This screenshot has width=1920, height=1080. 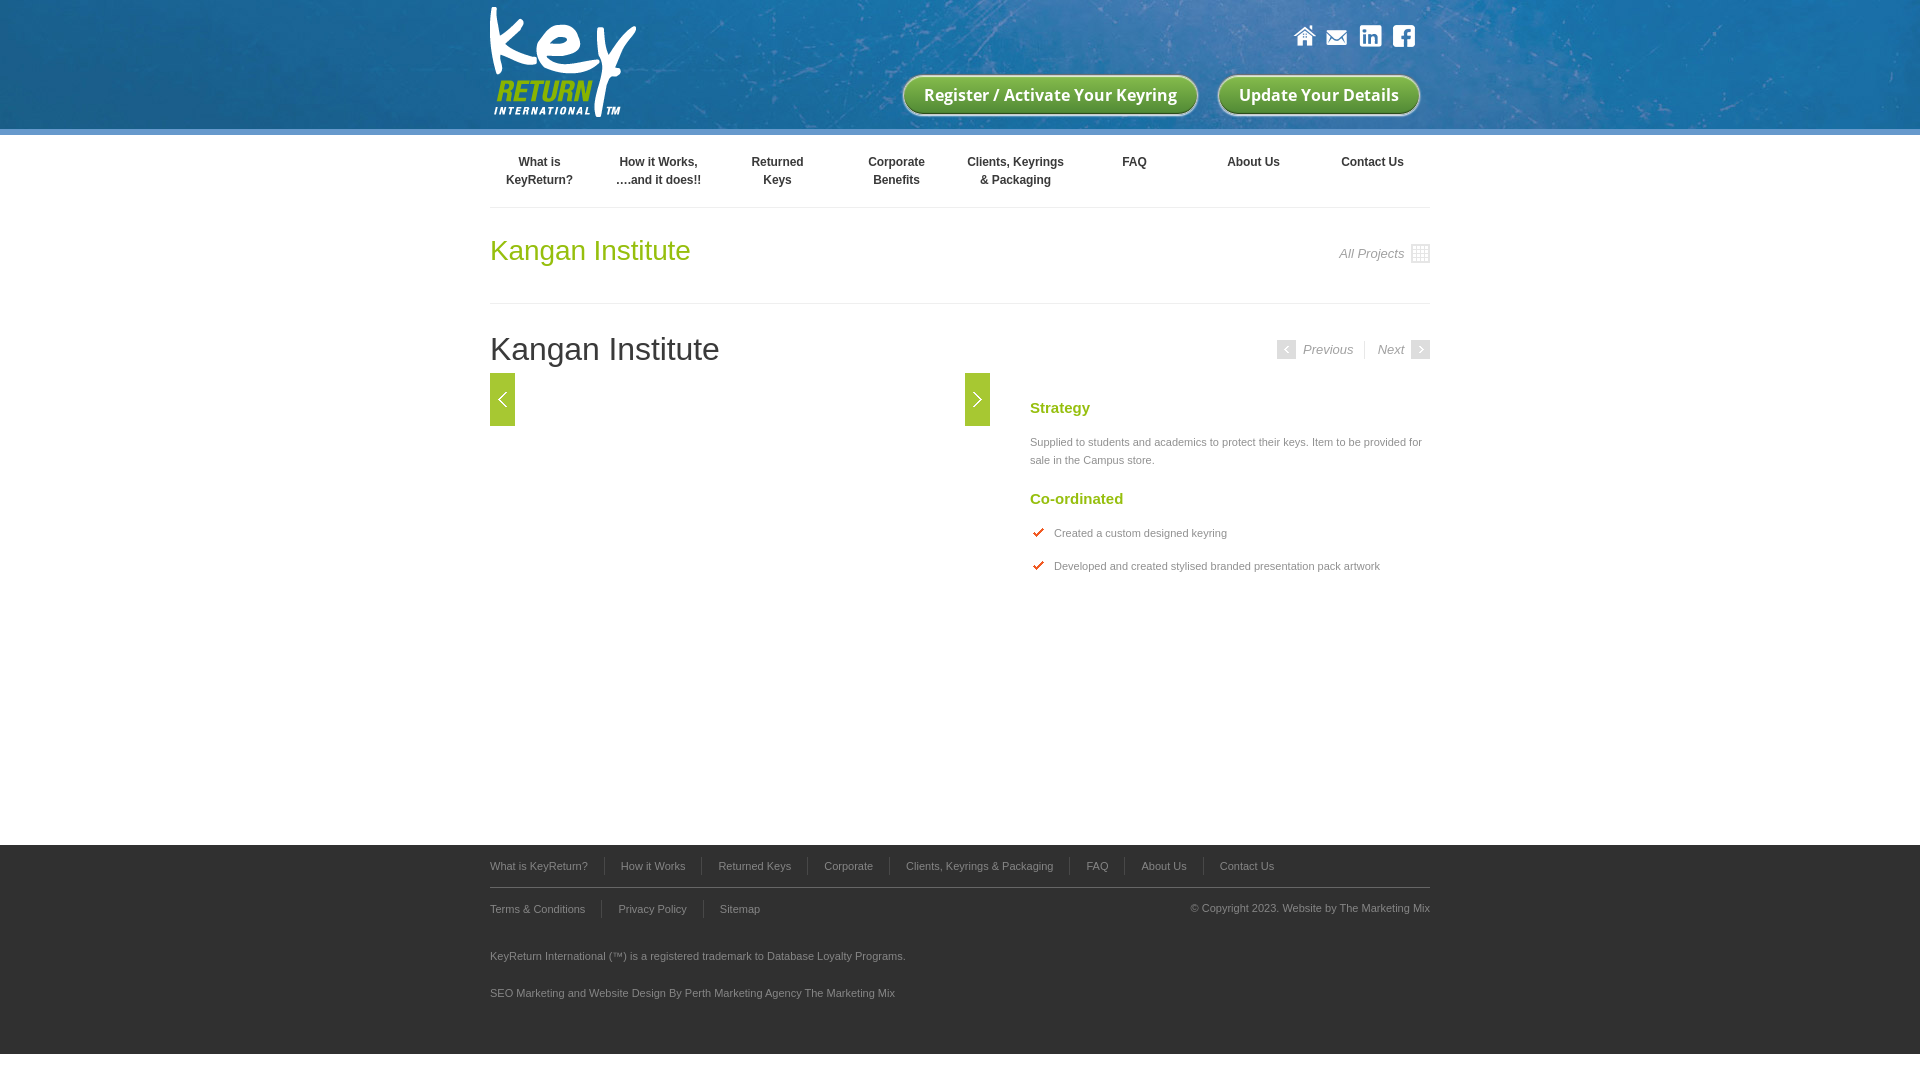 What do you see at coordinates (1095, 865) in the screenshot?
I see `'FAQ'` at bounding box center [1095, 865].